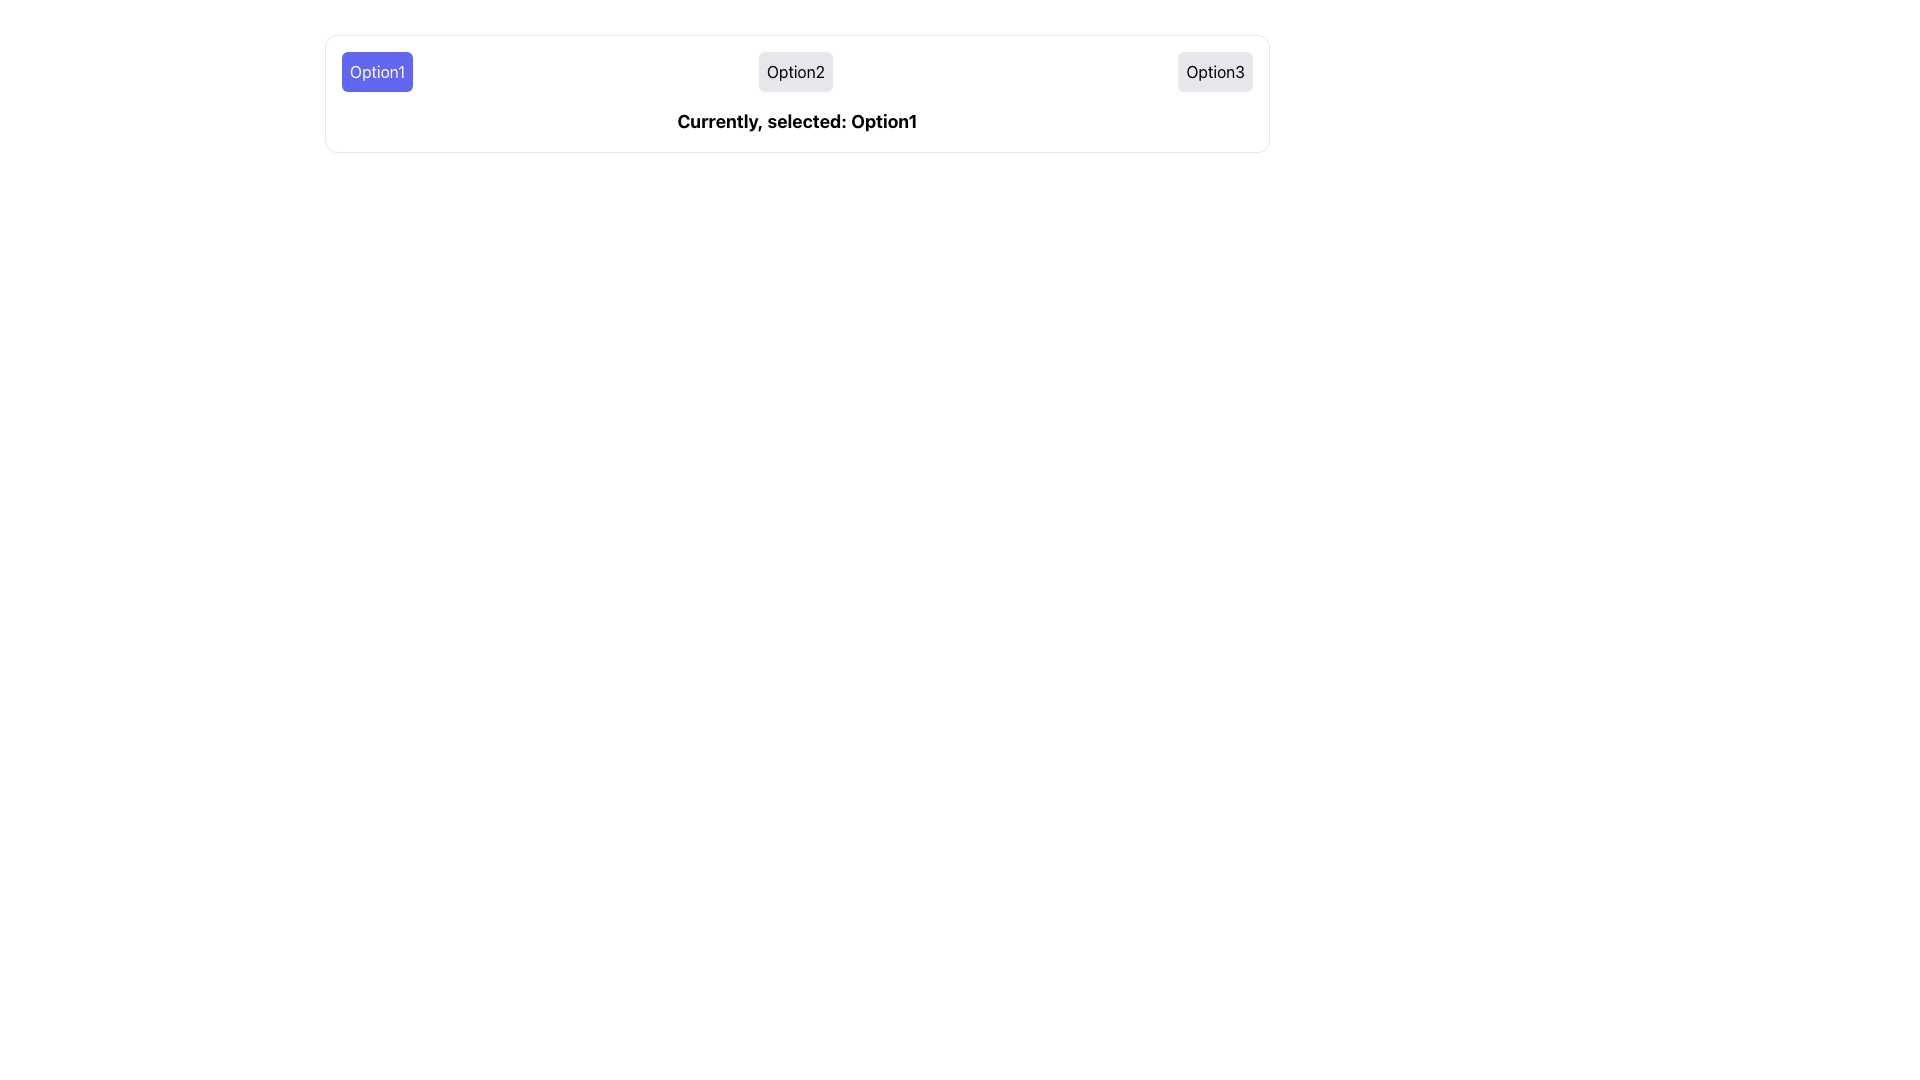 This screenshot has width=1920, height=1080. Describe the element at coordinates (1214, 71) in the screenshot. I see `the button labeled 'Option3', which has a light gray background and black text` at that location.